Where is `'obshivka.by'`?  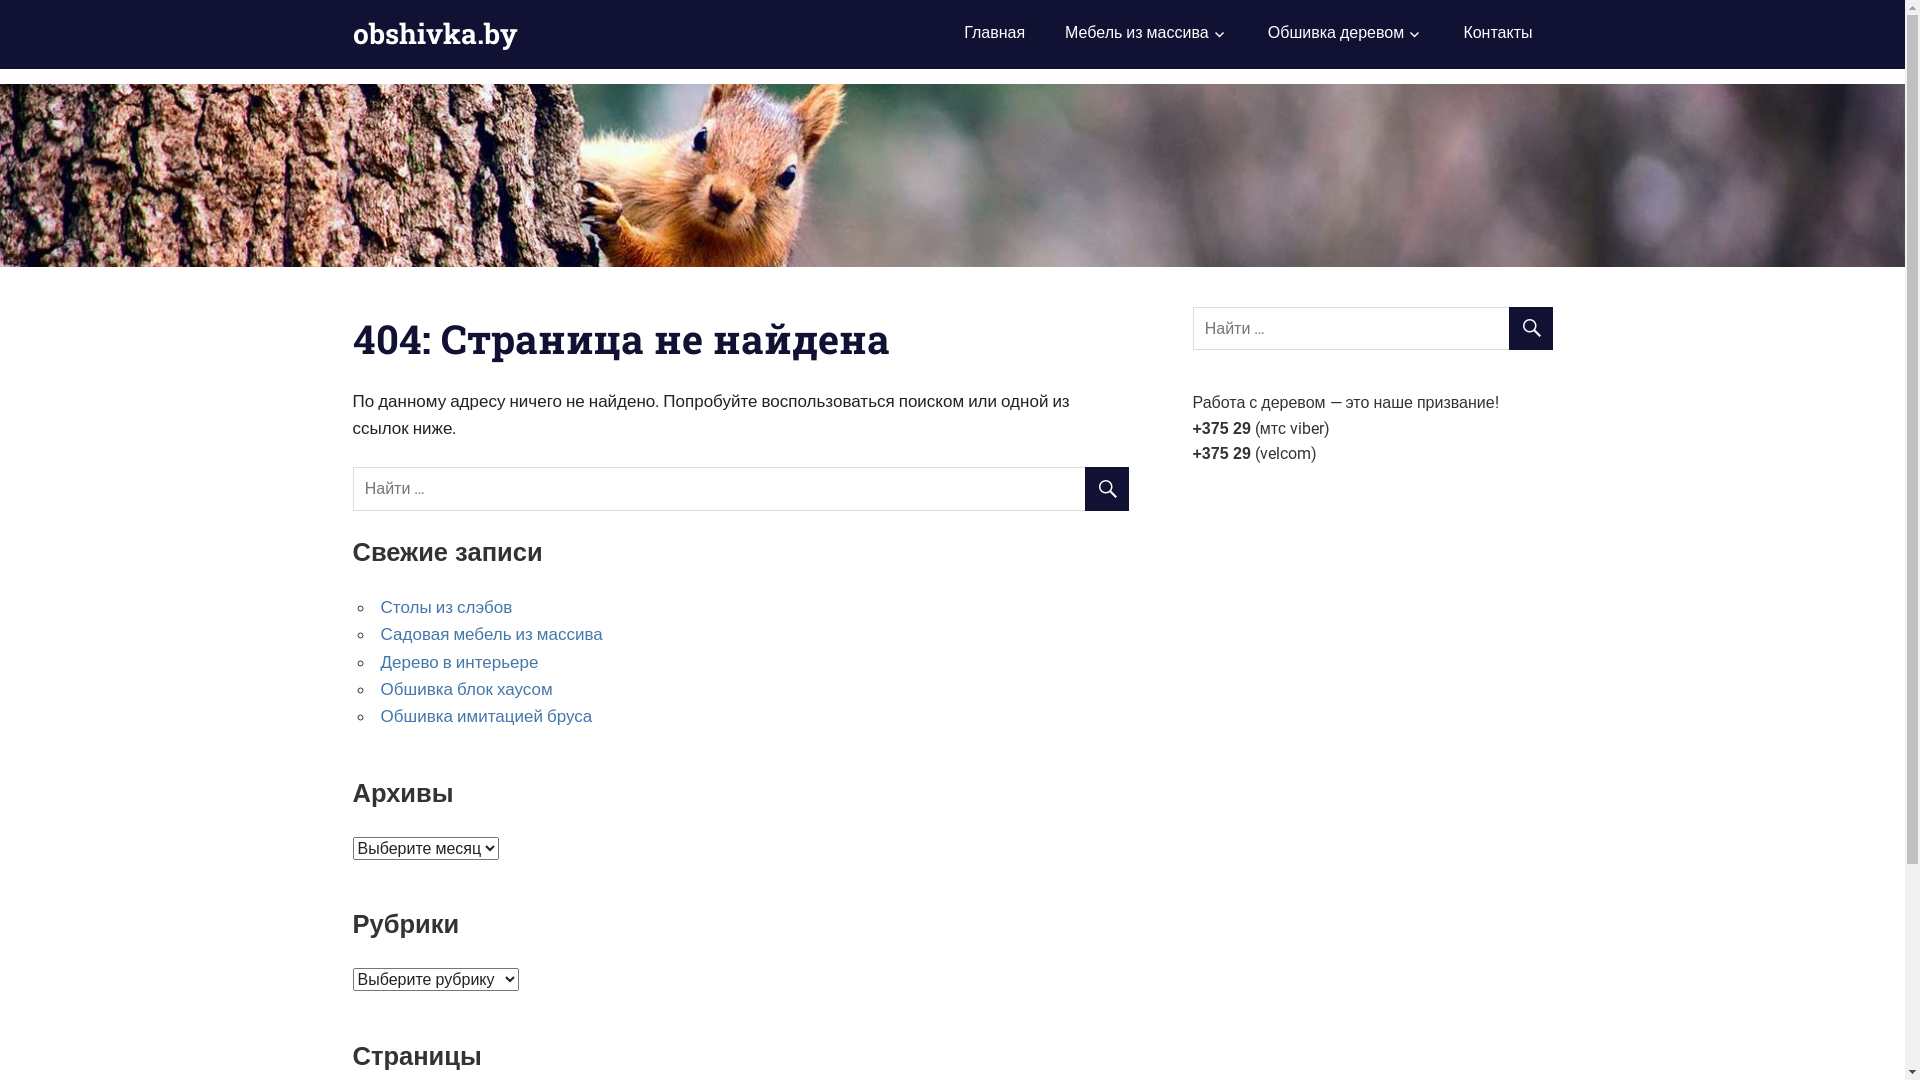
'obshivka.by' is located at coordinates (351, 33).